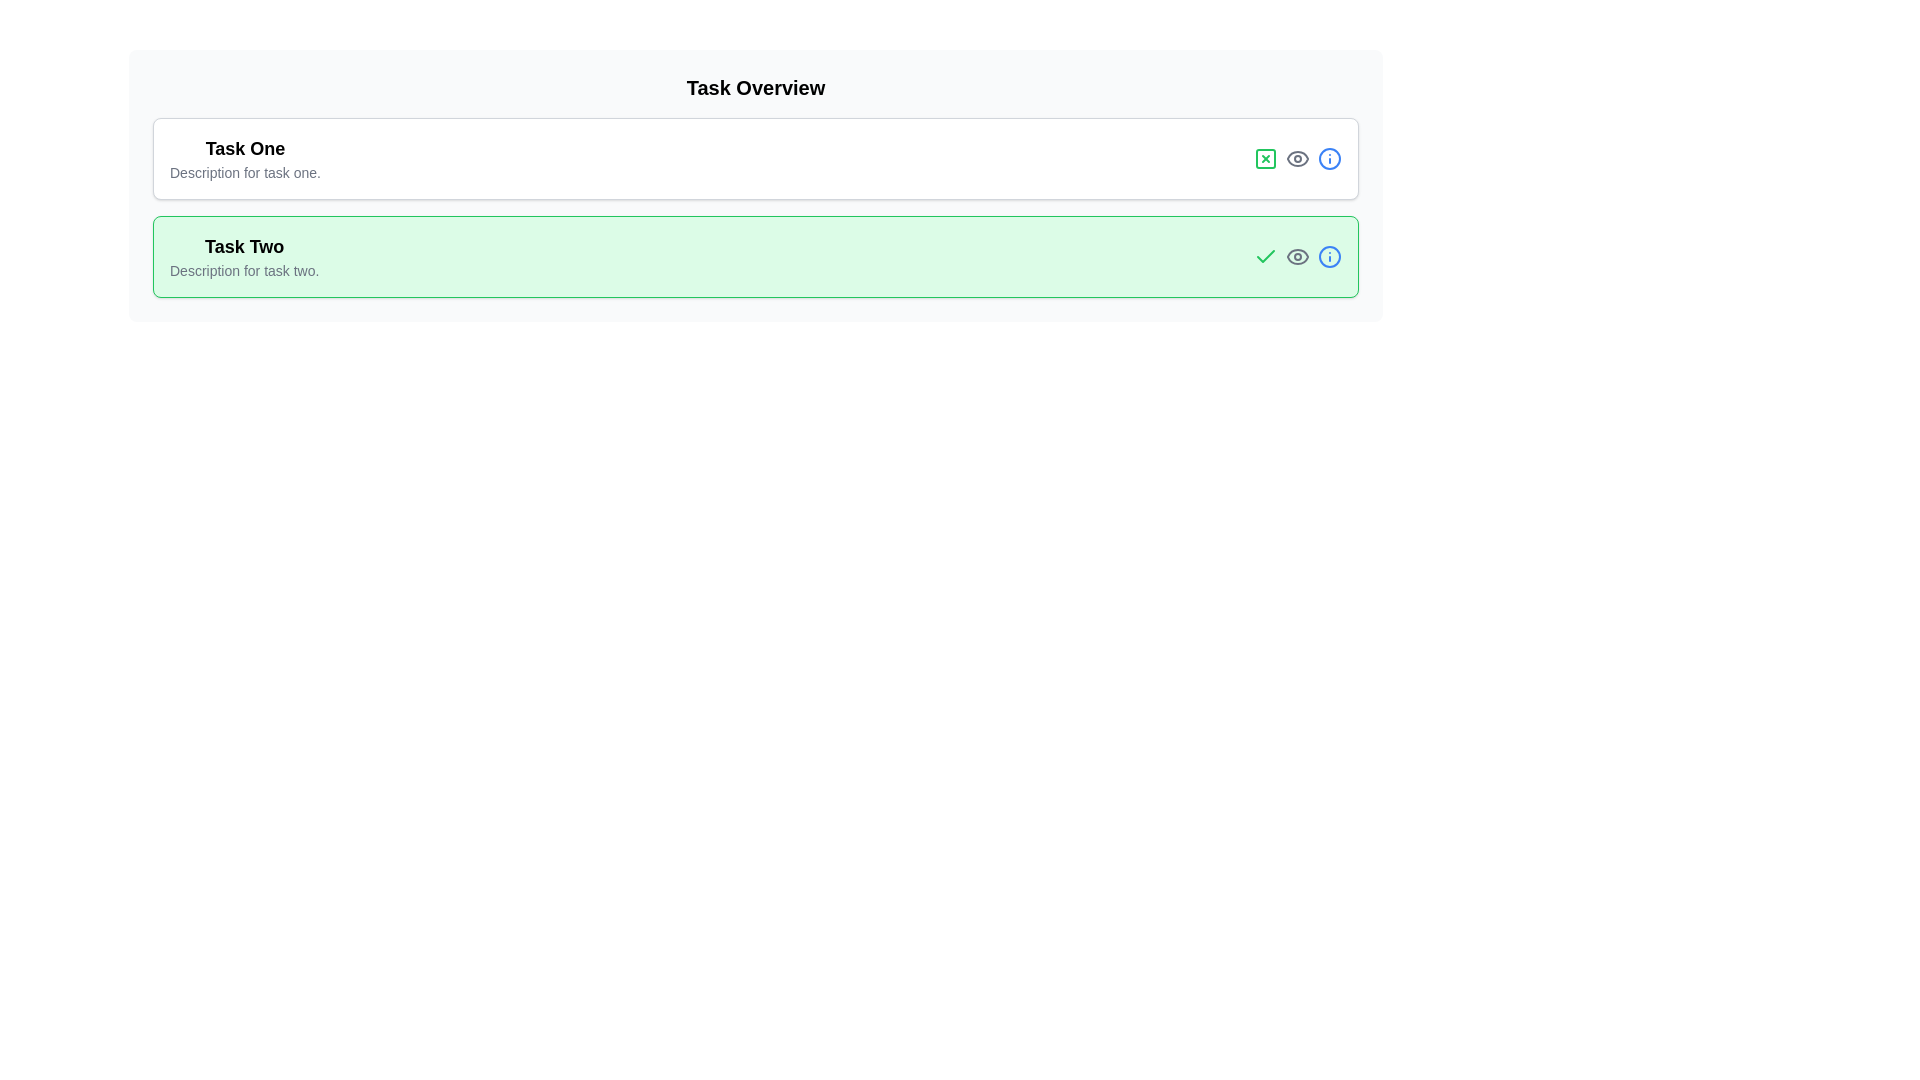 The height and width of the screenshot is (1080, 1920). What do you see at coordinates (1297, 256) in the screenshot?
I see `the eye-shaped icon button, which is styled in gray and represents visibility, located between a green check mark and a blue 'info' icon` at bounding box center [1297, 256].